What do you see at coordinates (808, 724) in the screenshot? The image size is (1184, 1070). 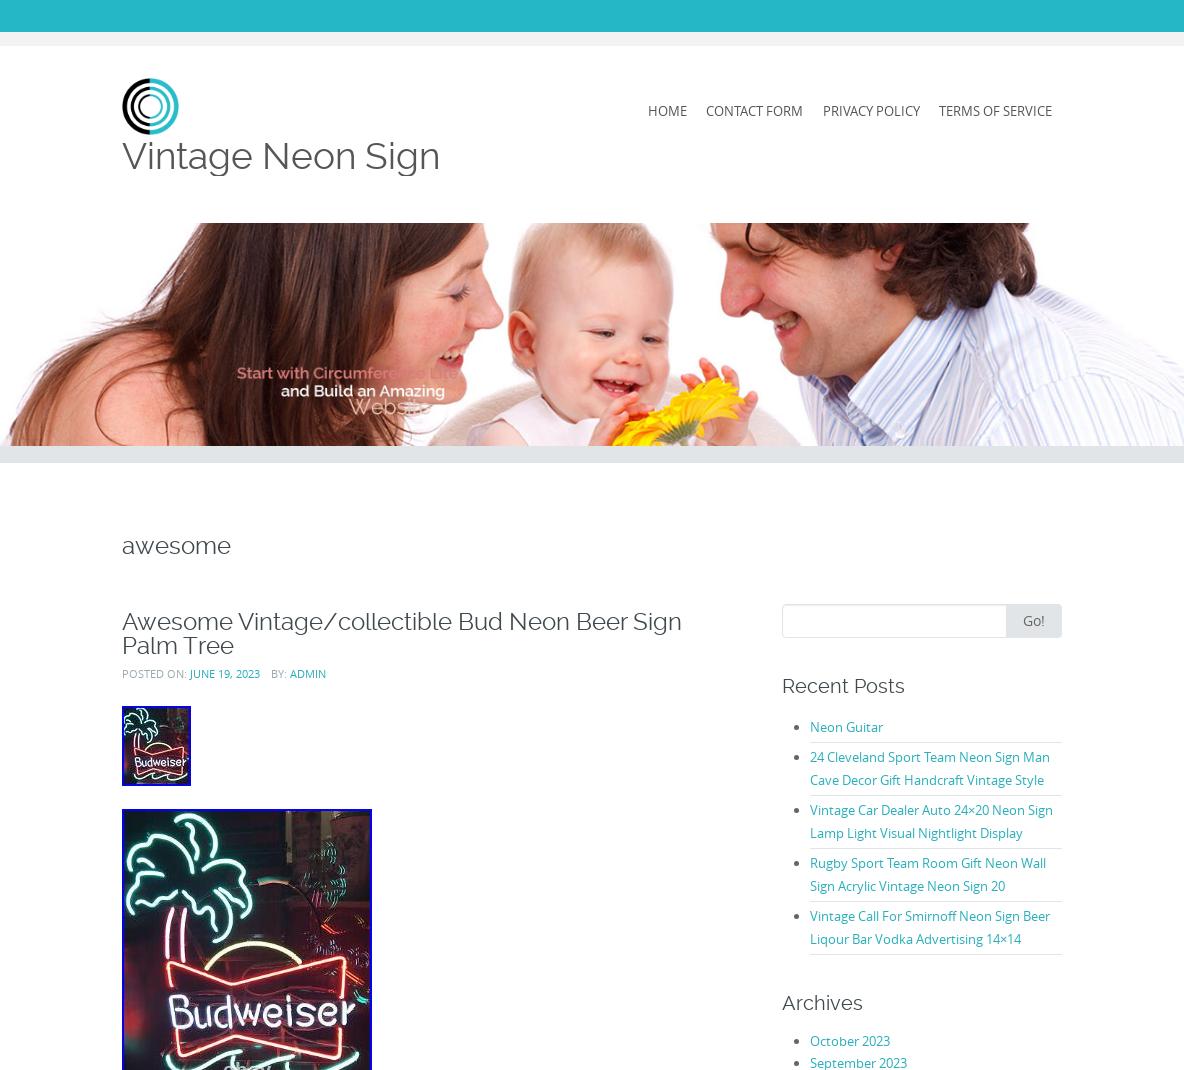 I see `'Neon Guitar'` at bounding box center [808, 724].